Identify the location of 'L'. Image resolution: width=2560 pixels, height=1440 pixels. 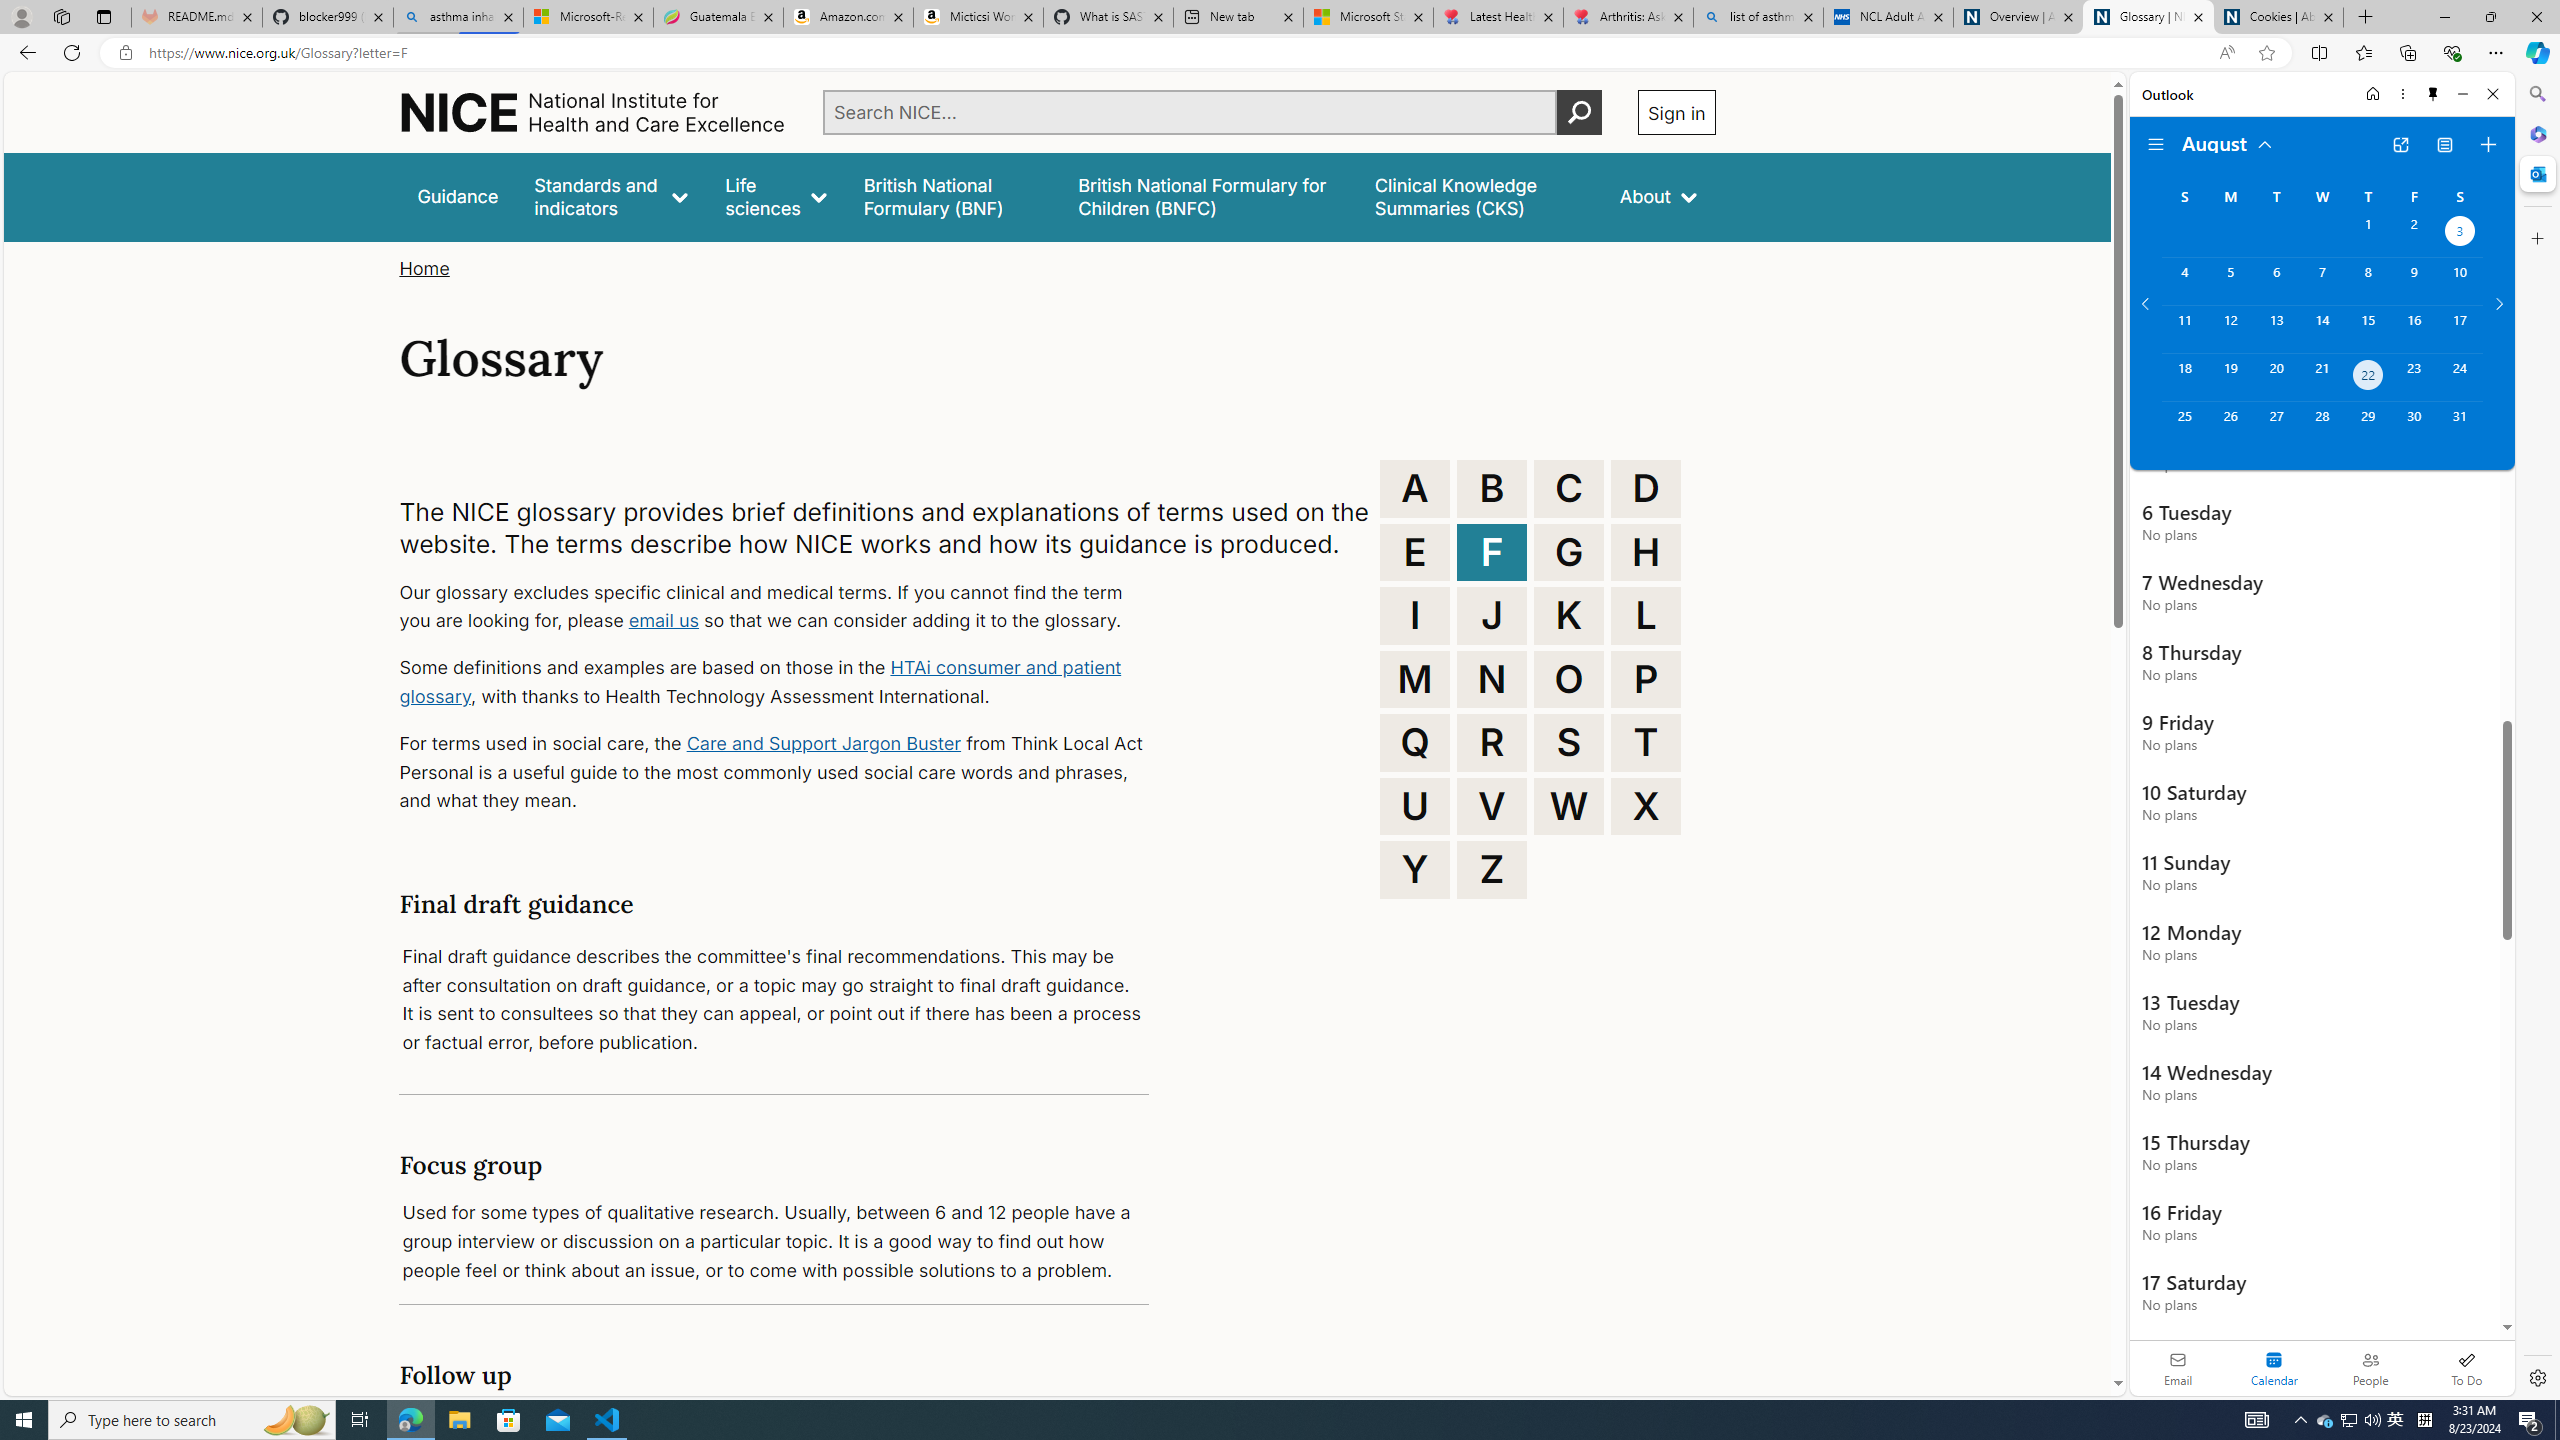
(1646, 616).